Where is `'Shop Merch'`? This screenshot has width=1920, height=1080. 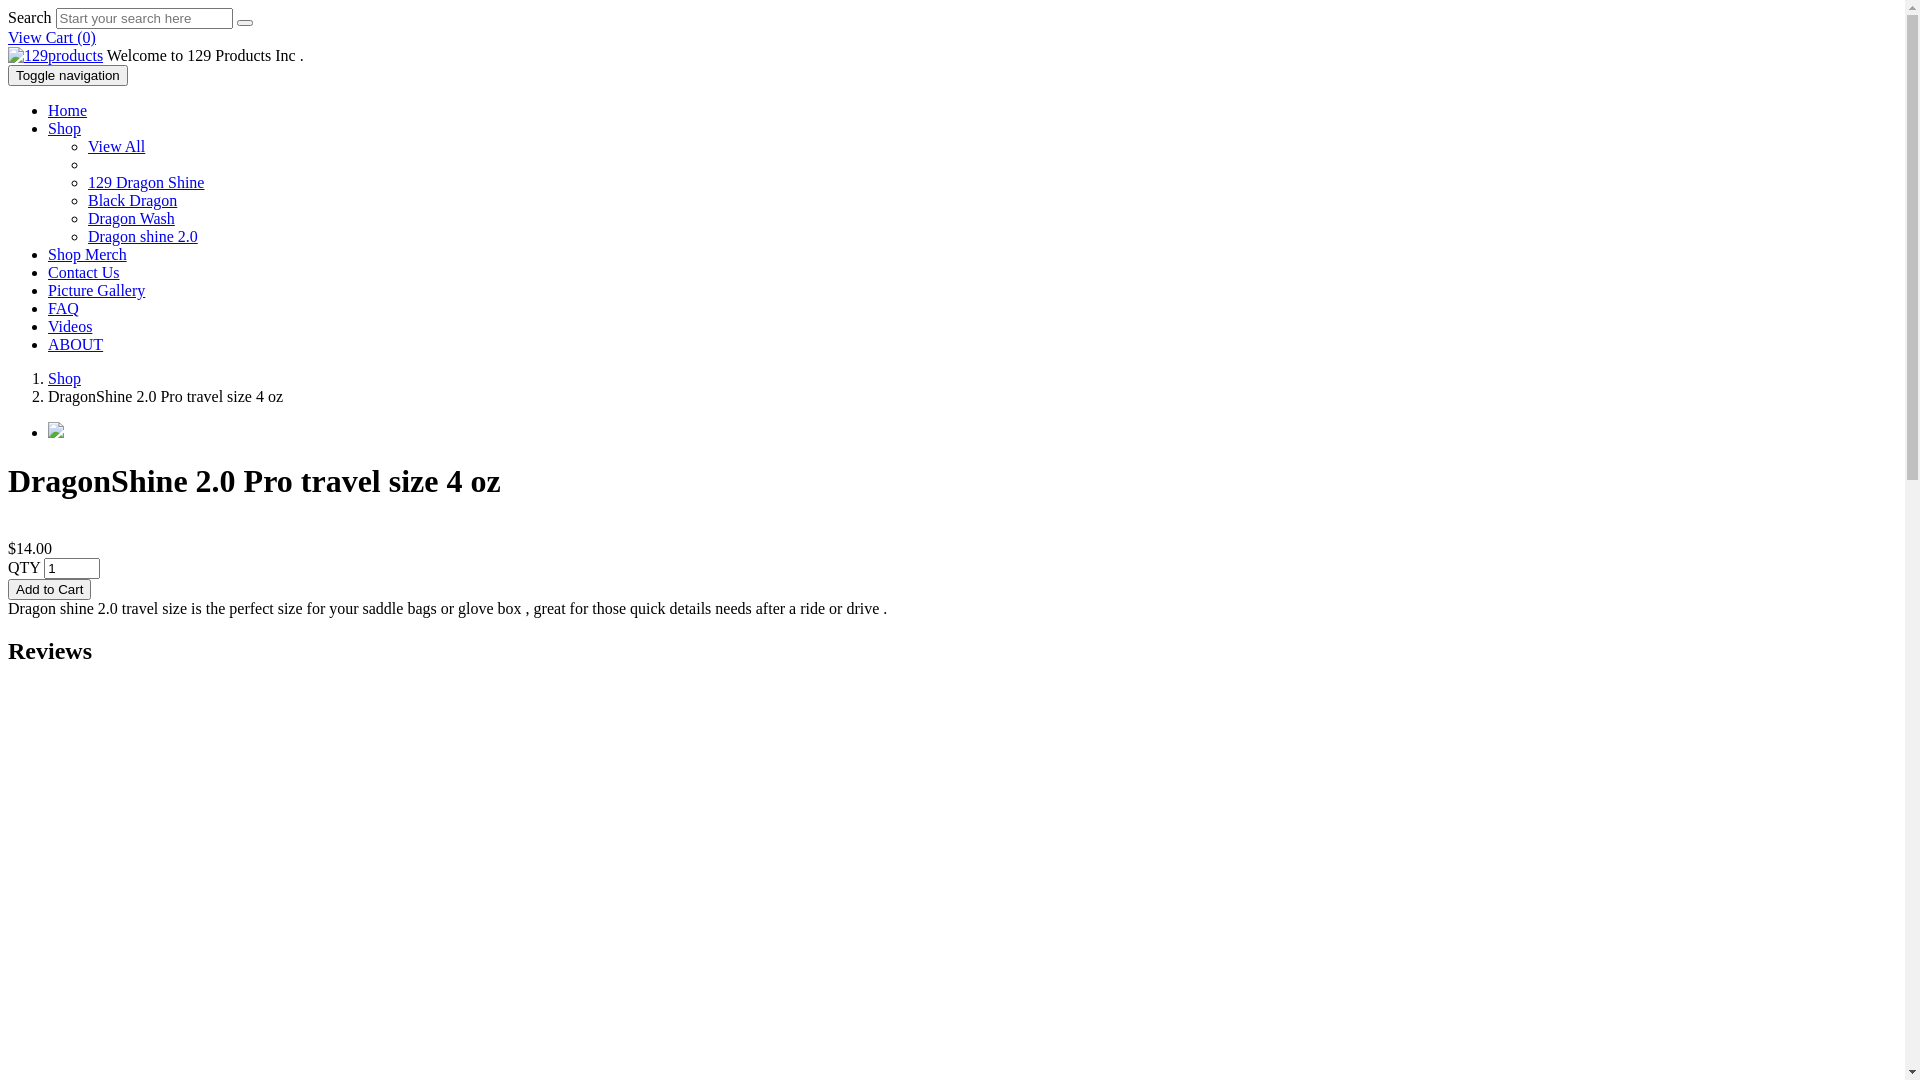 'Shop Merch' is located at coordinates (86, 253).